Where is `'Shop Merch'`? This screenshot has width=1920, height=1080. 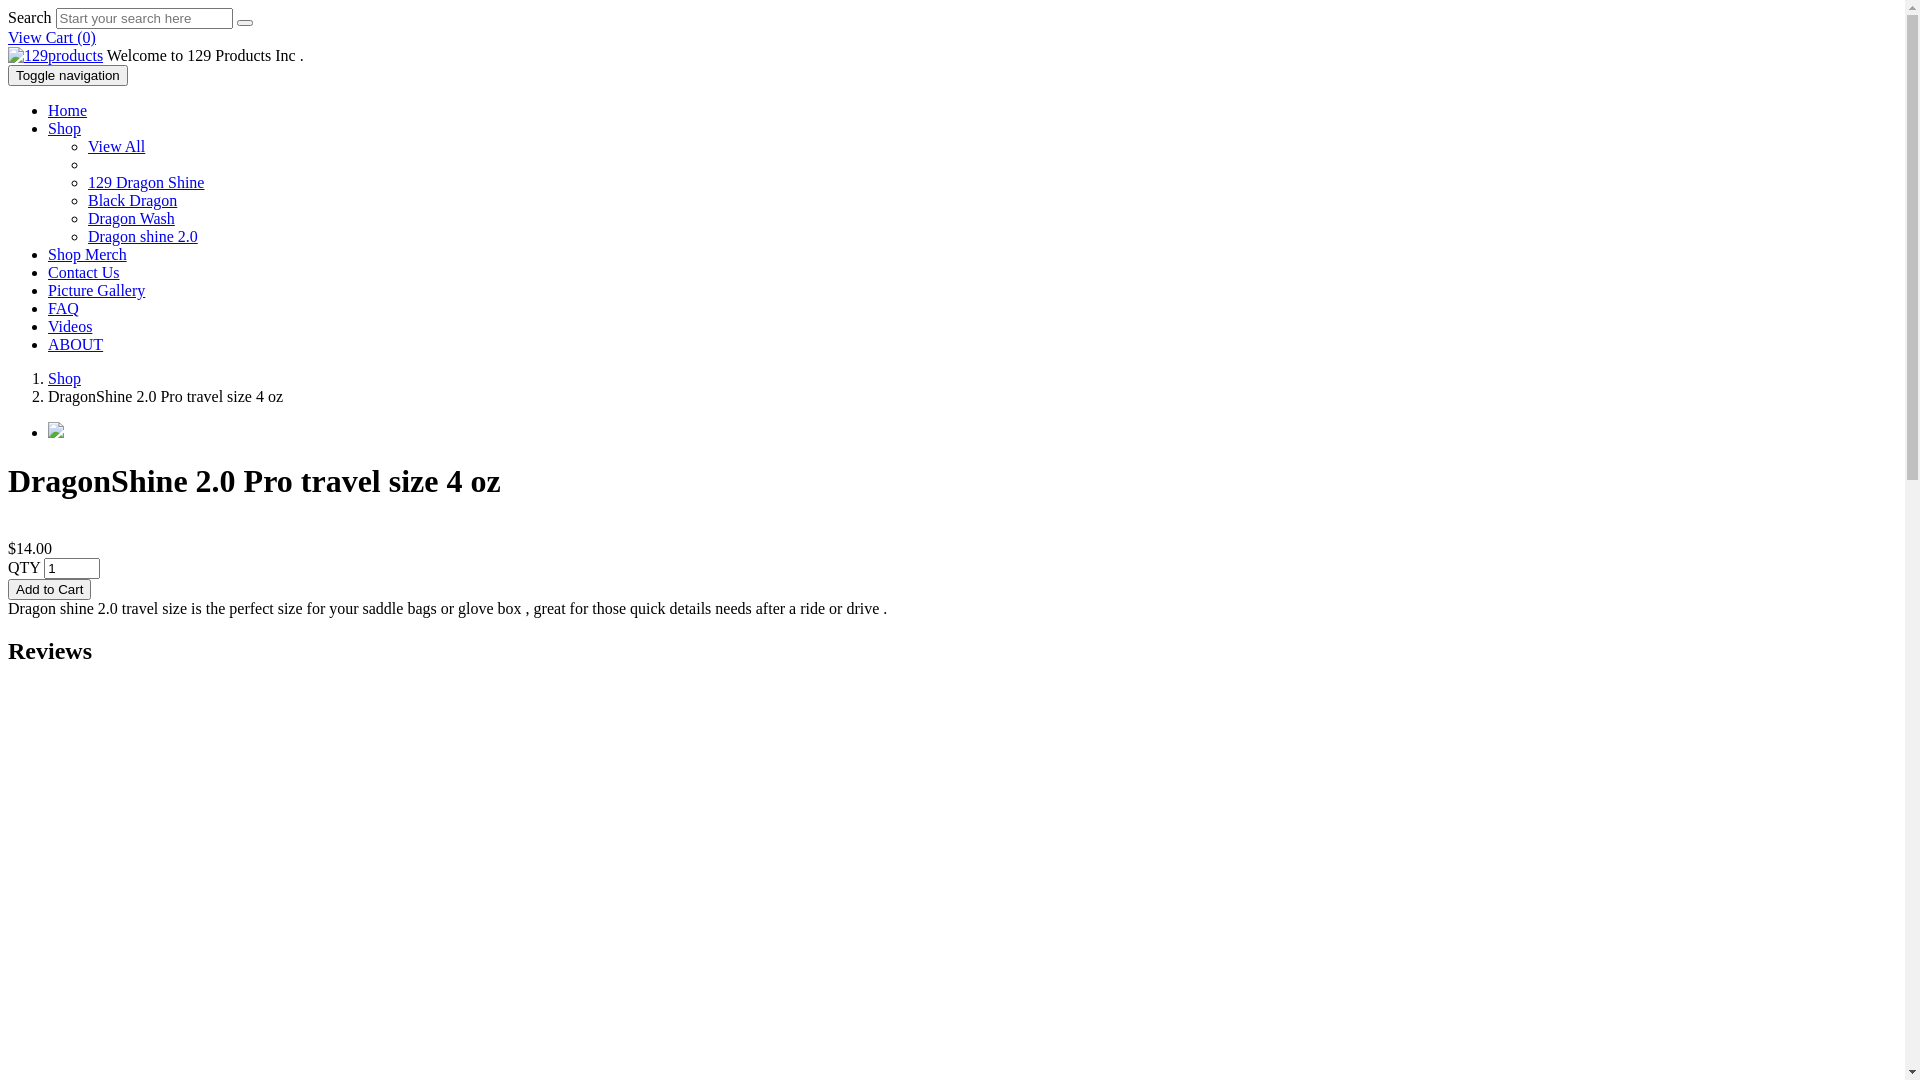 'Shop Merch' is located at coordinates (86, 253).